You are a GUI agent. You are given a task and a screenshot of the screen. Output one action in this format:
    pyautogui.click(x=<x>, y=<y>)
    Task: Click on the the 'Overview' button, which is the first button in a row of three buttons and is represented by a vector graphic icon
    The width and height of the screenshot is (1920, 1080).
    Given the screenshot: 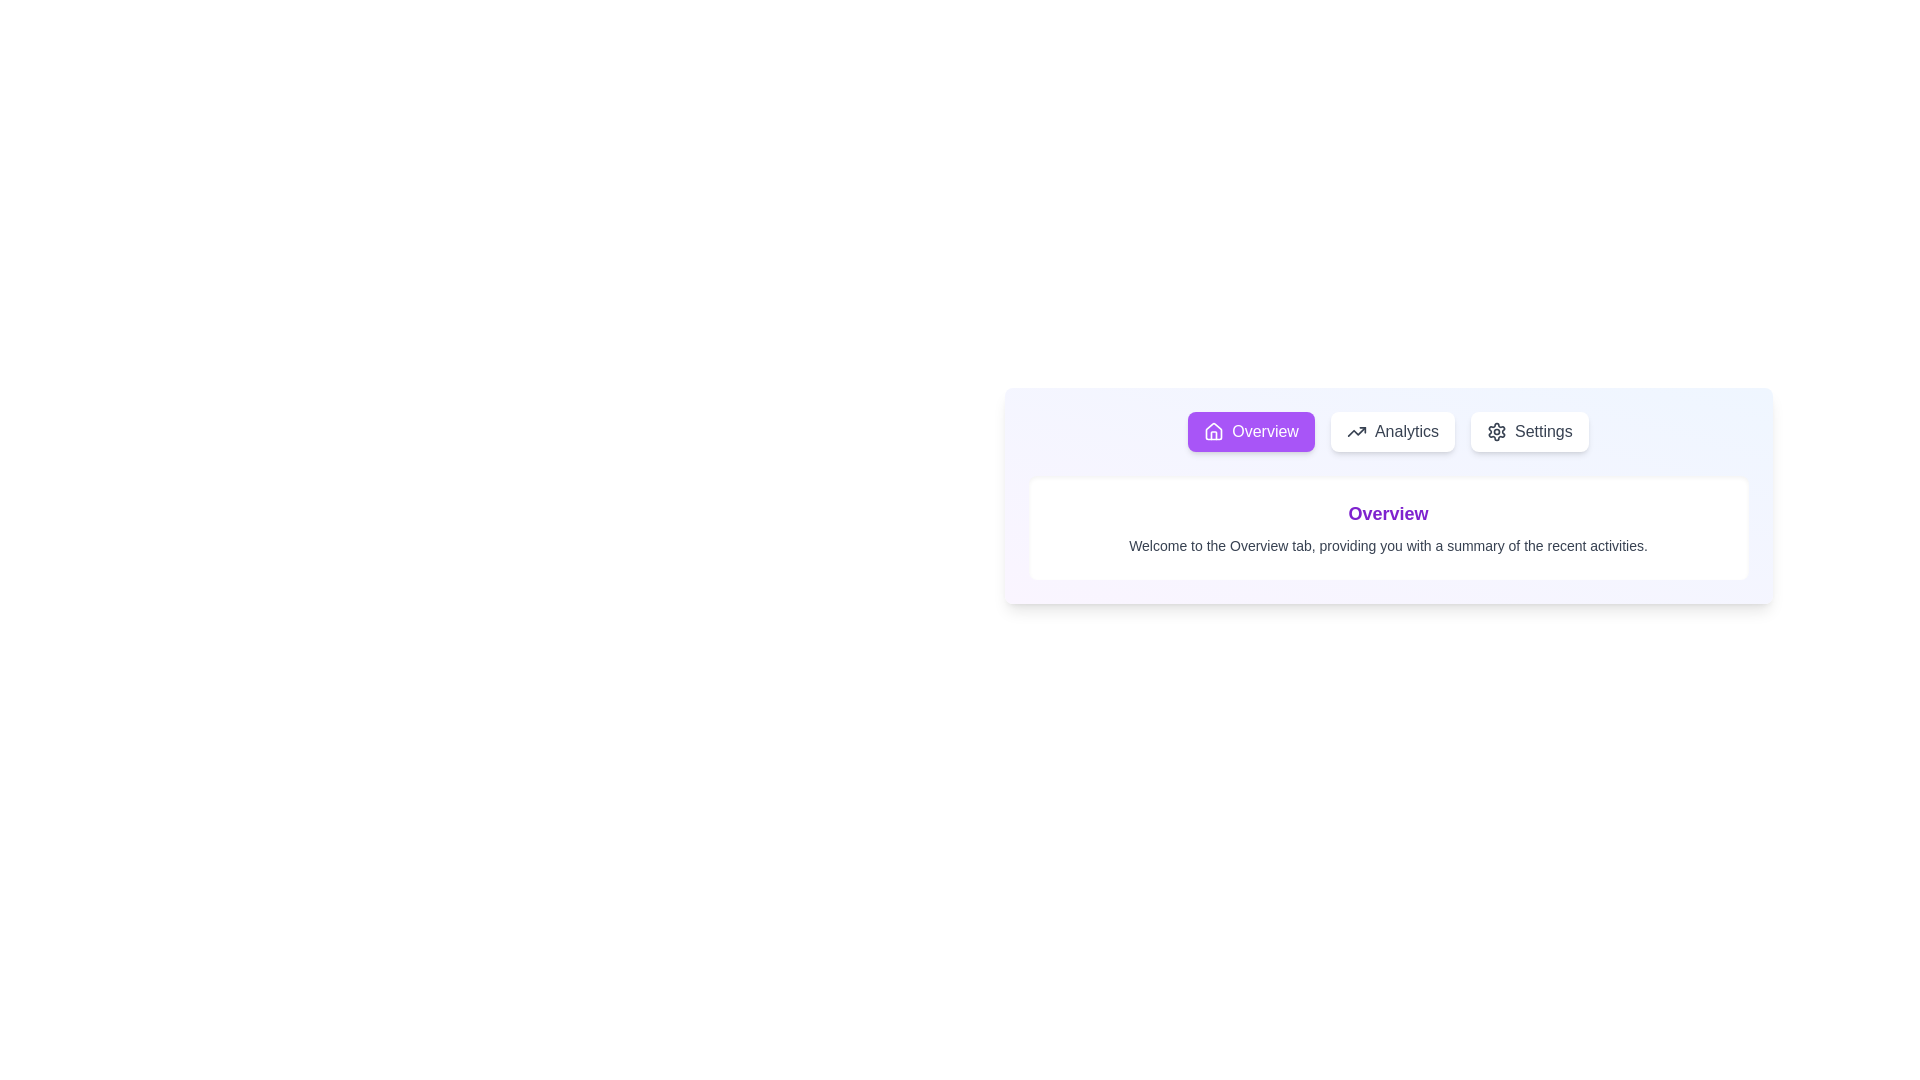 What is the action you would take?
    pyautogui.click(x=1213, y=431)
    